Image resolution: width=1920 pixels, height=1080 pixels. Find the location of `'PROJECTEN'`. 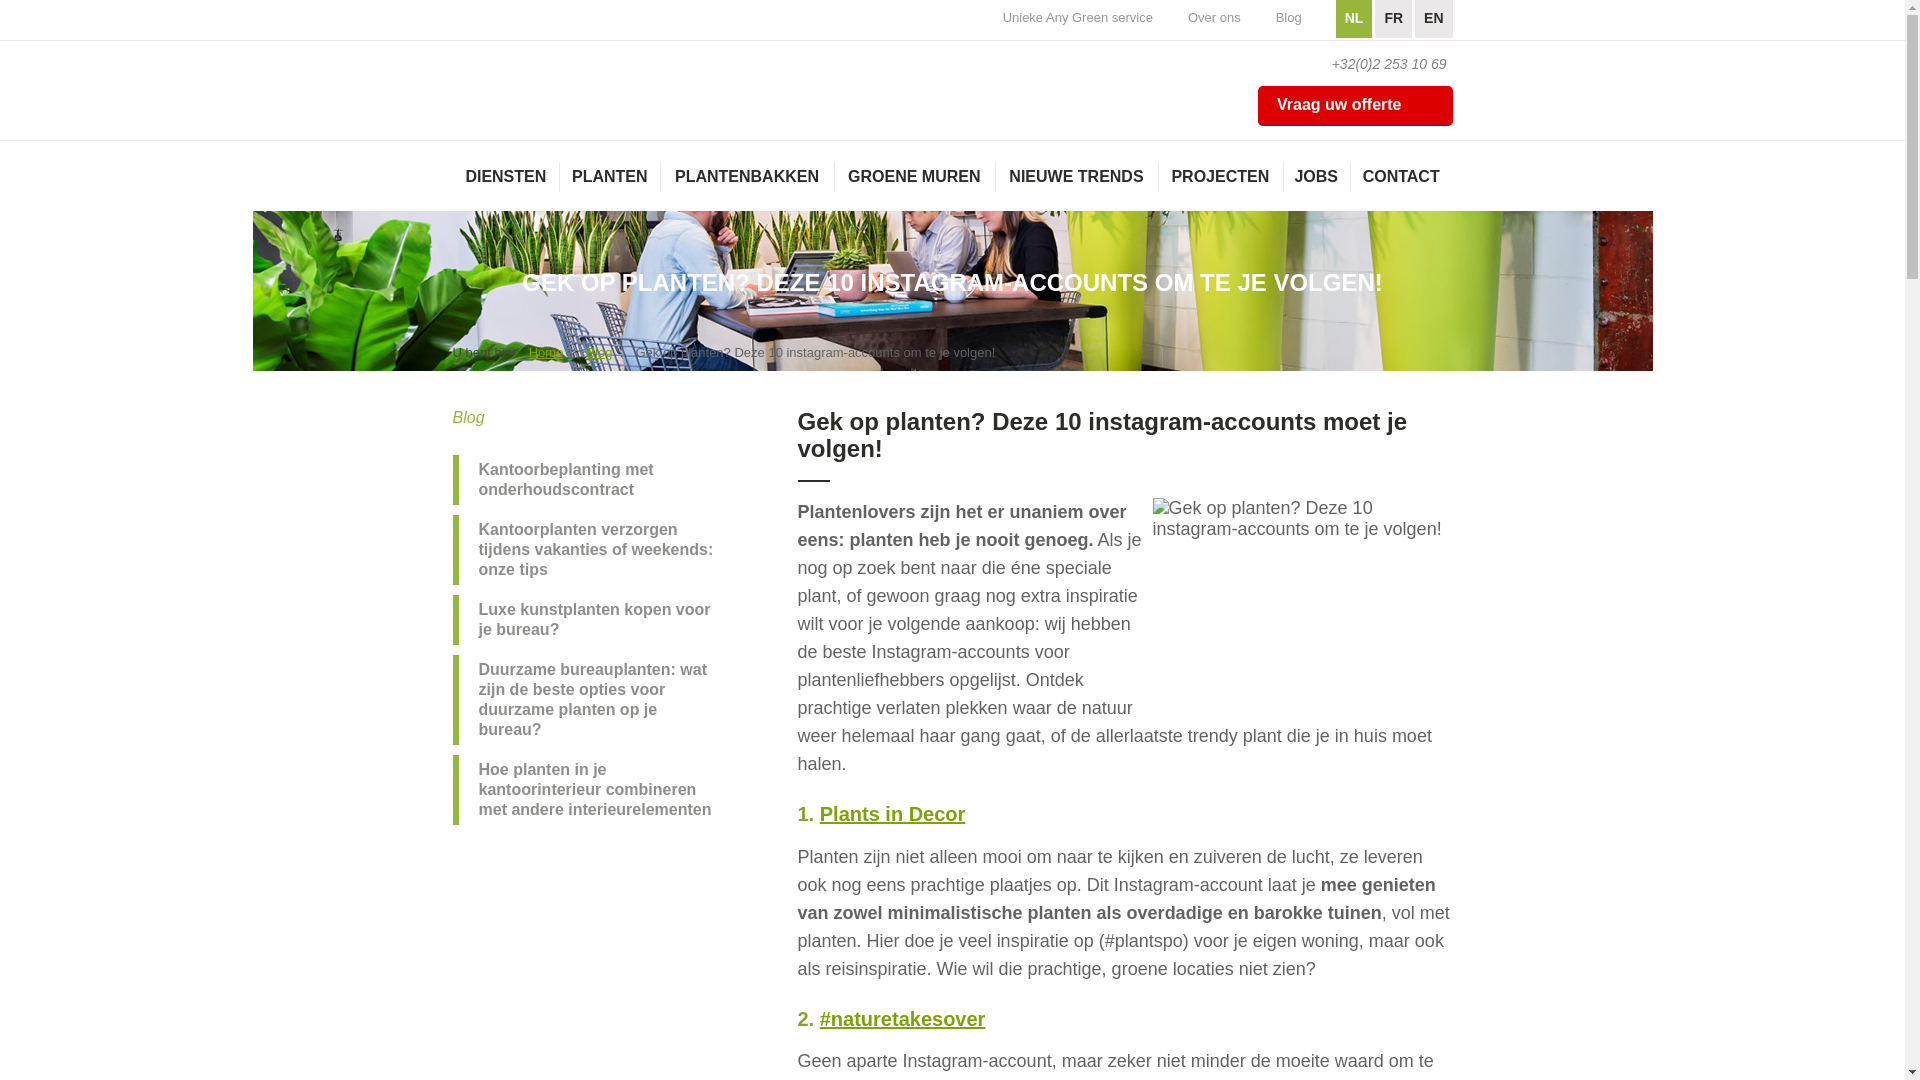

'PROJECTEN' is located at coordinates (1157, 186).